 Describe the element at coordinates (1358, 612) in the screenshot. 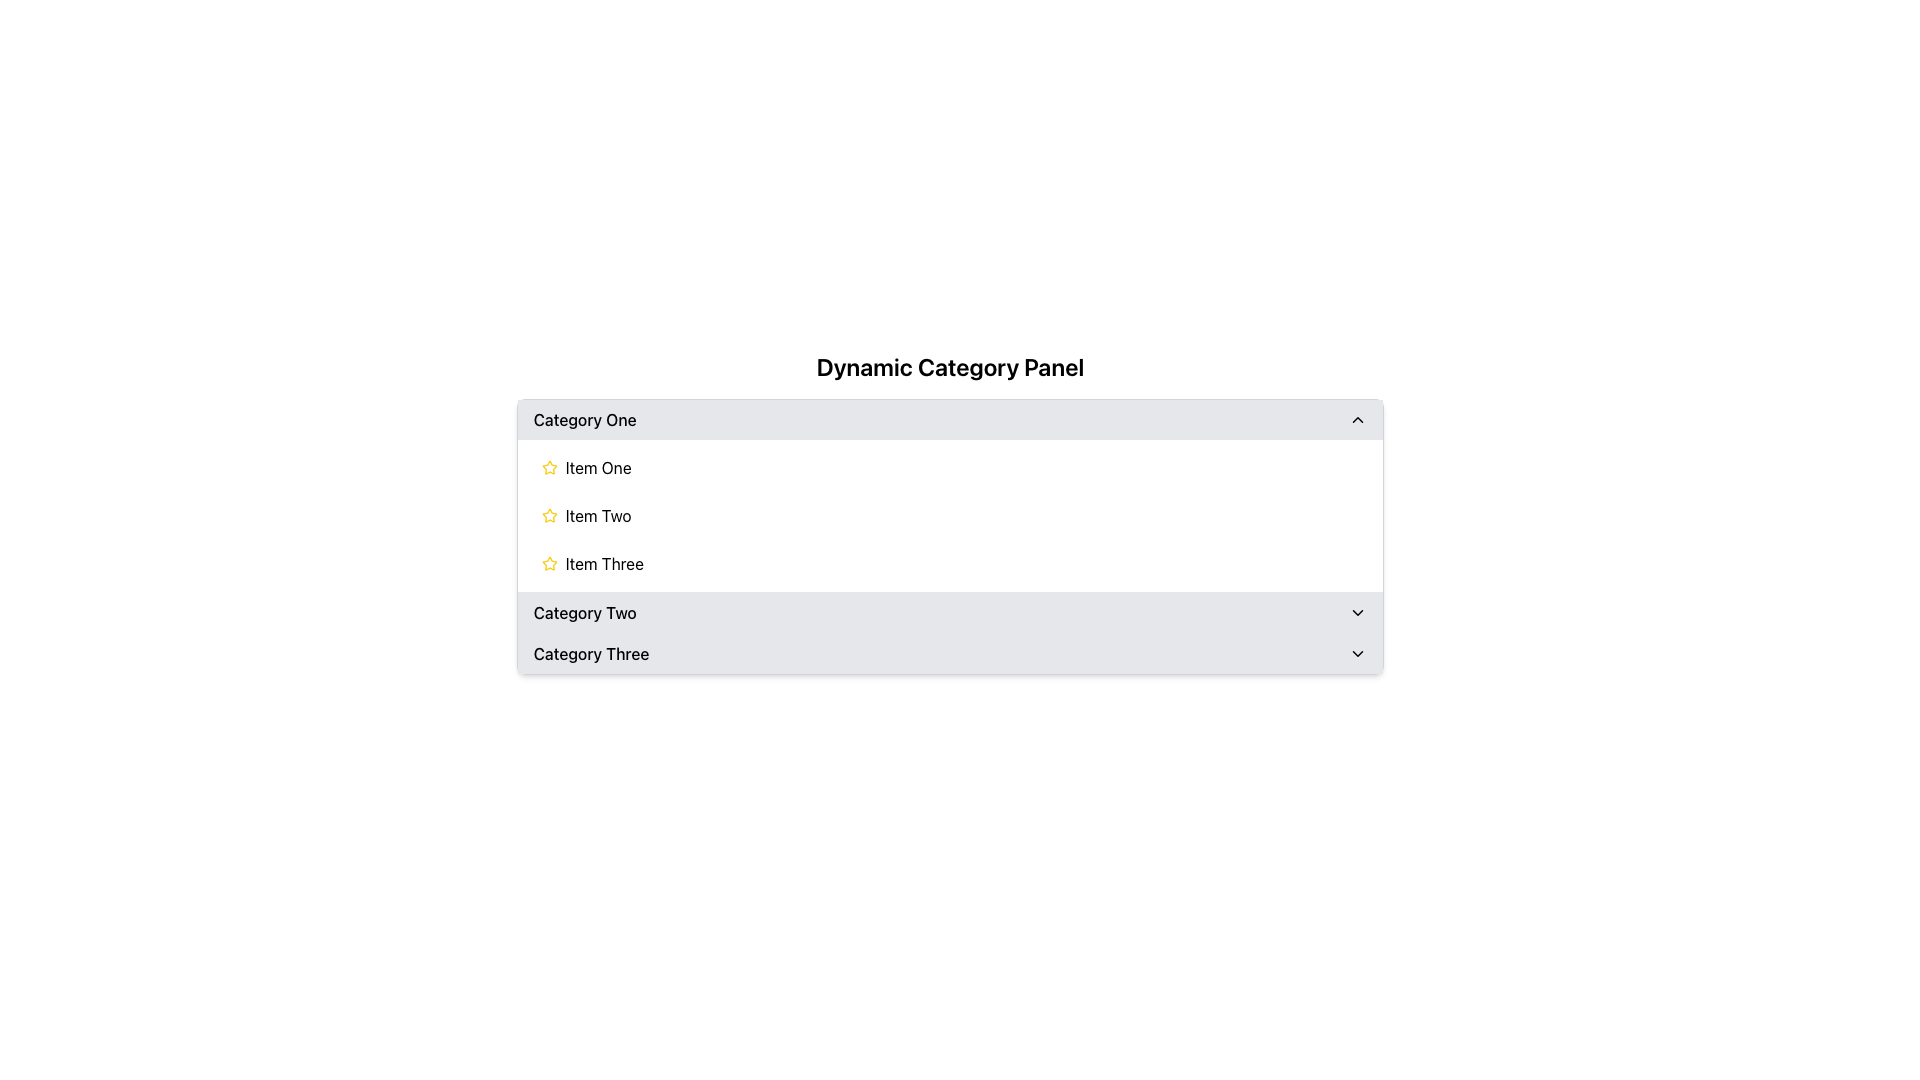

I see `the collapsible/expandable icon located on the right side of the 'Category Two' section header` at that location.